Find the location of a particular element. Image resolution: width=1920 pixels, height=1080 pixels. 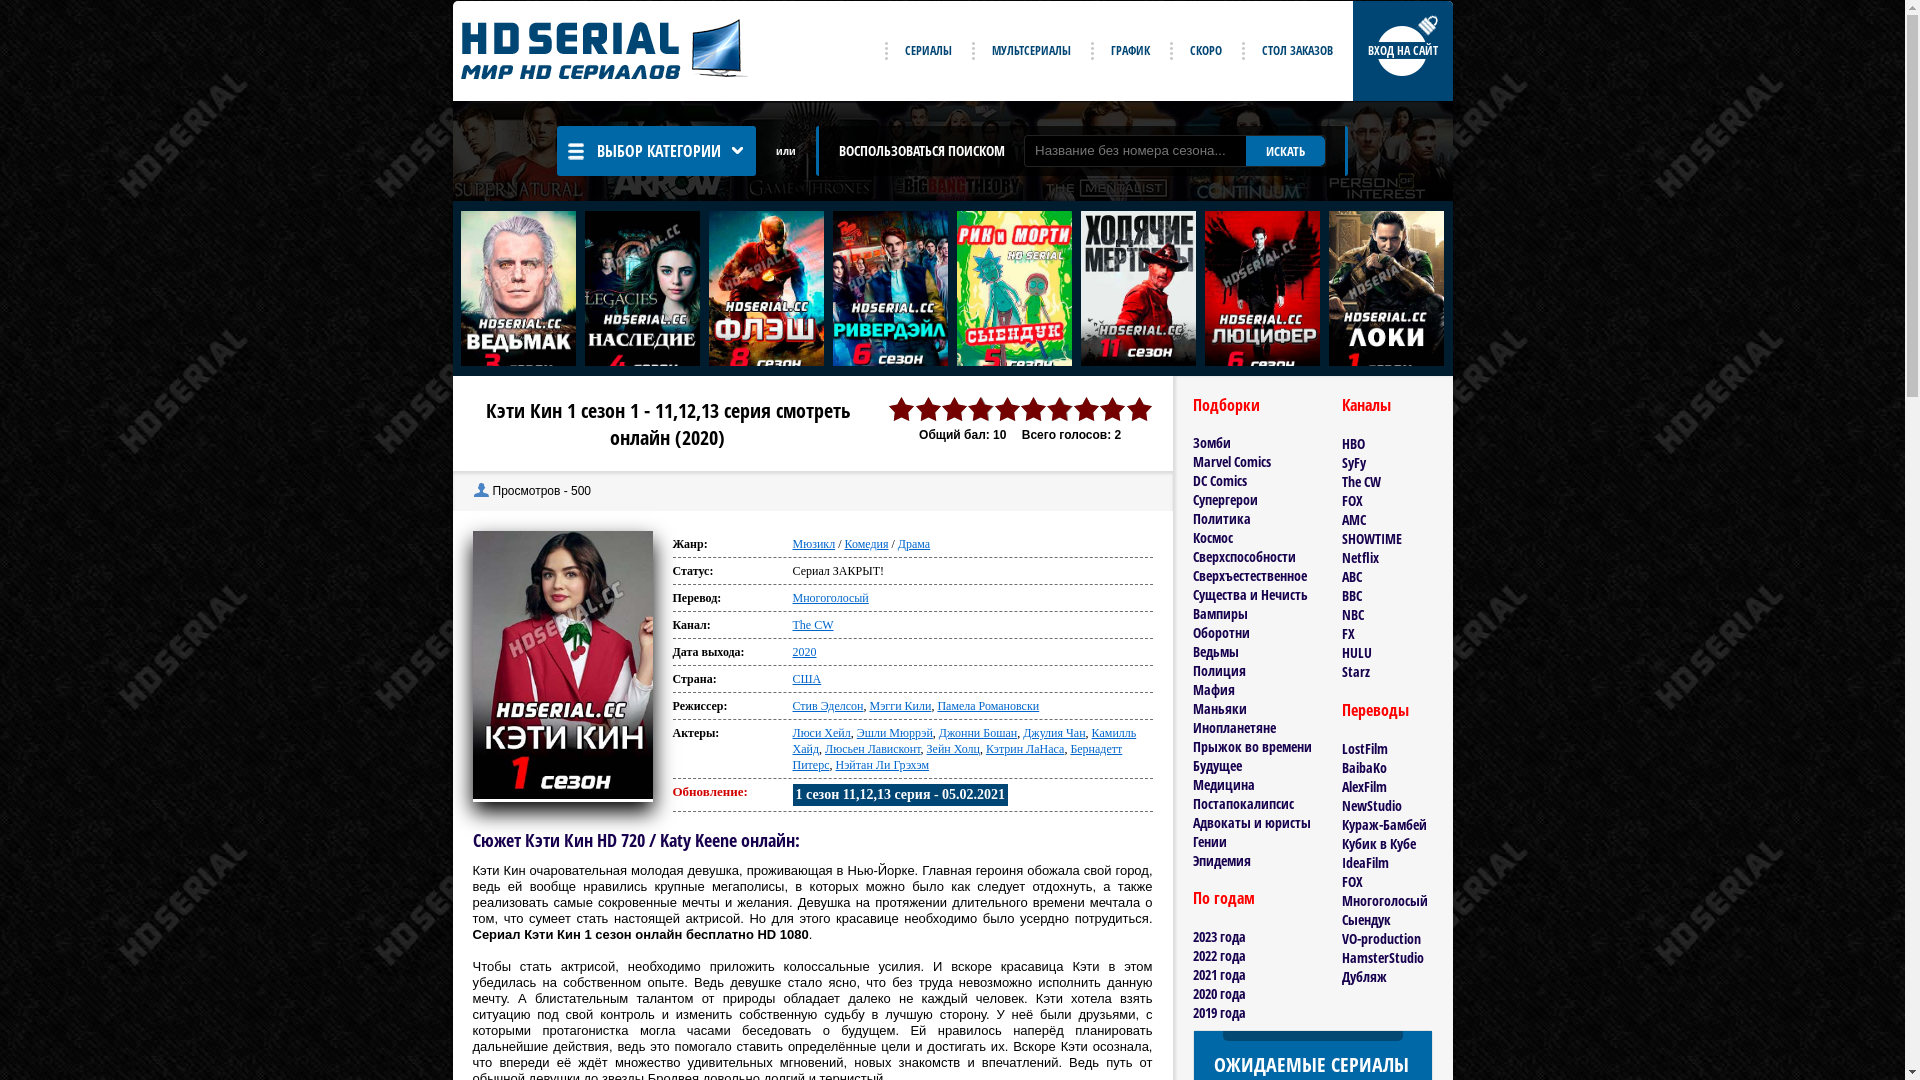

'Starz' is located at coordinates (1356, 671).